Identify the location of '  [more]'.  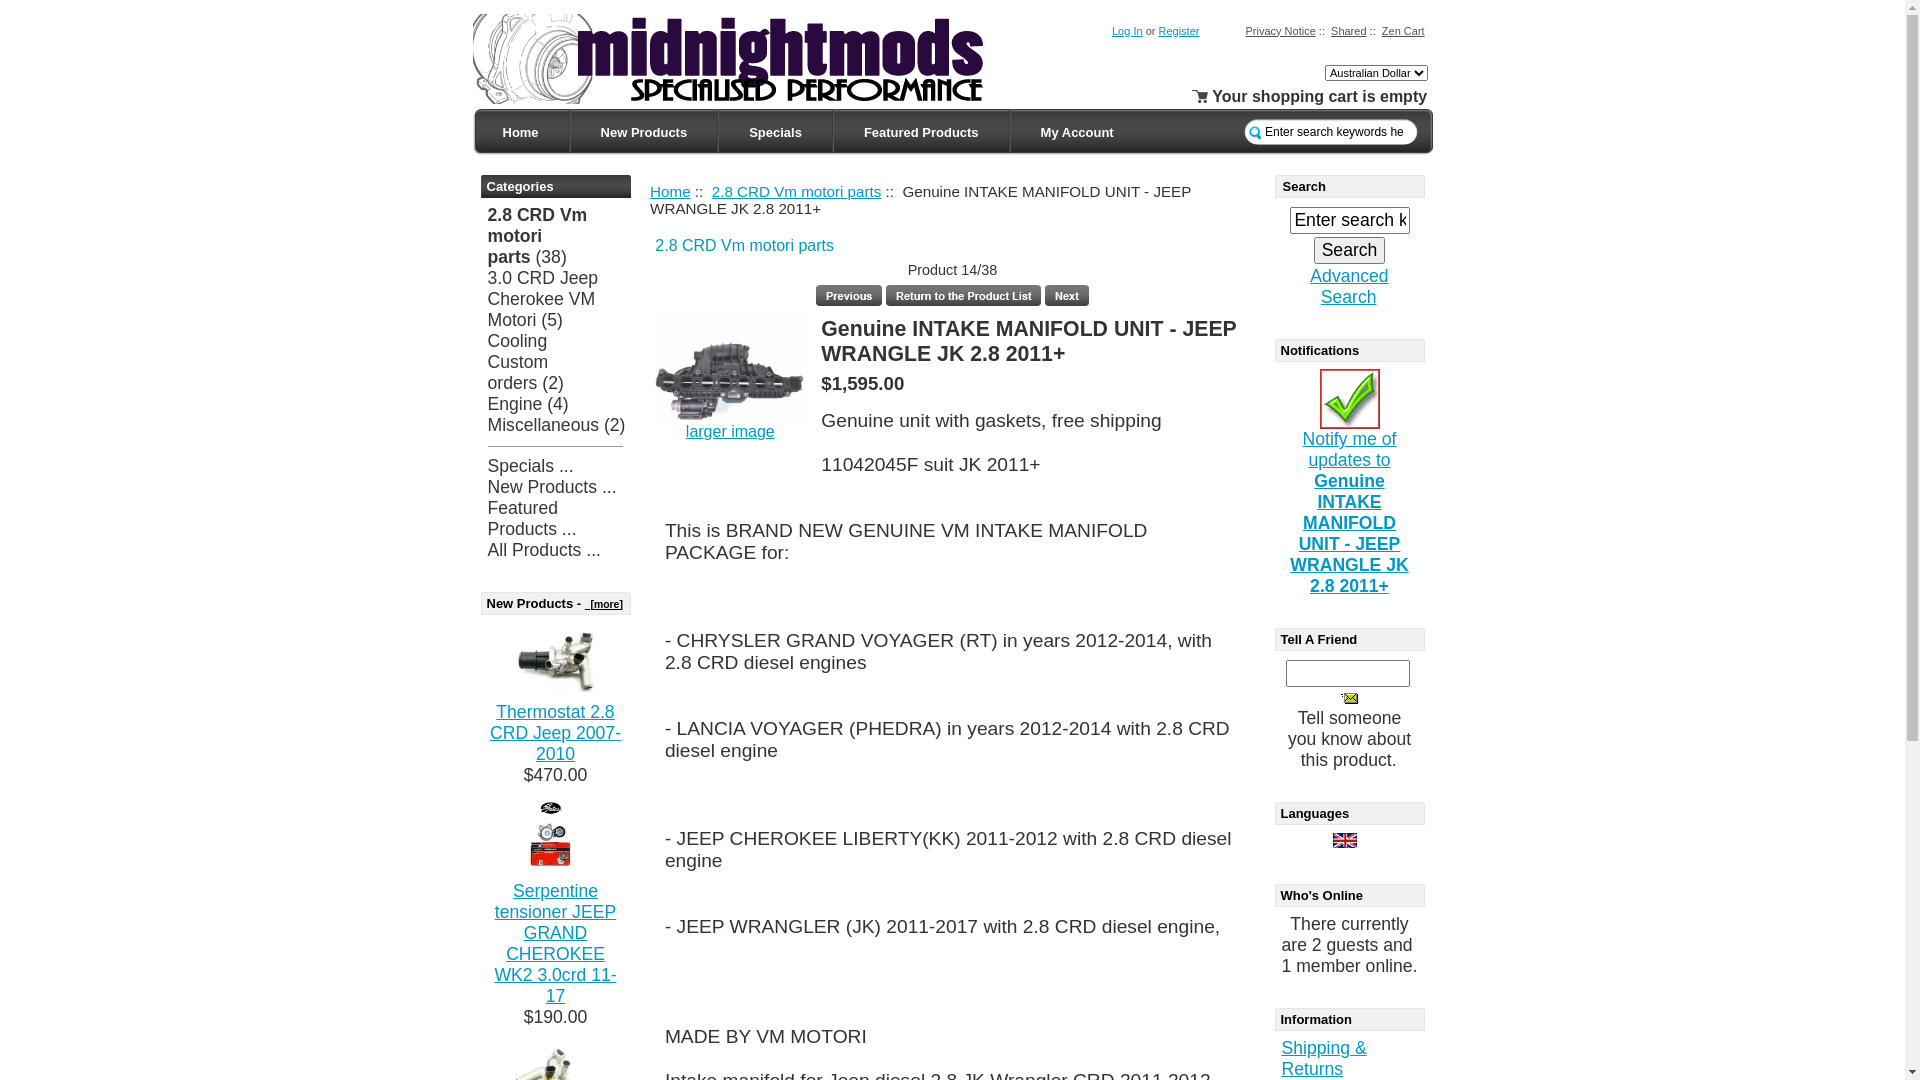
(603, 603).